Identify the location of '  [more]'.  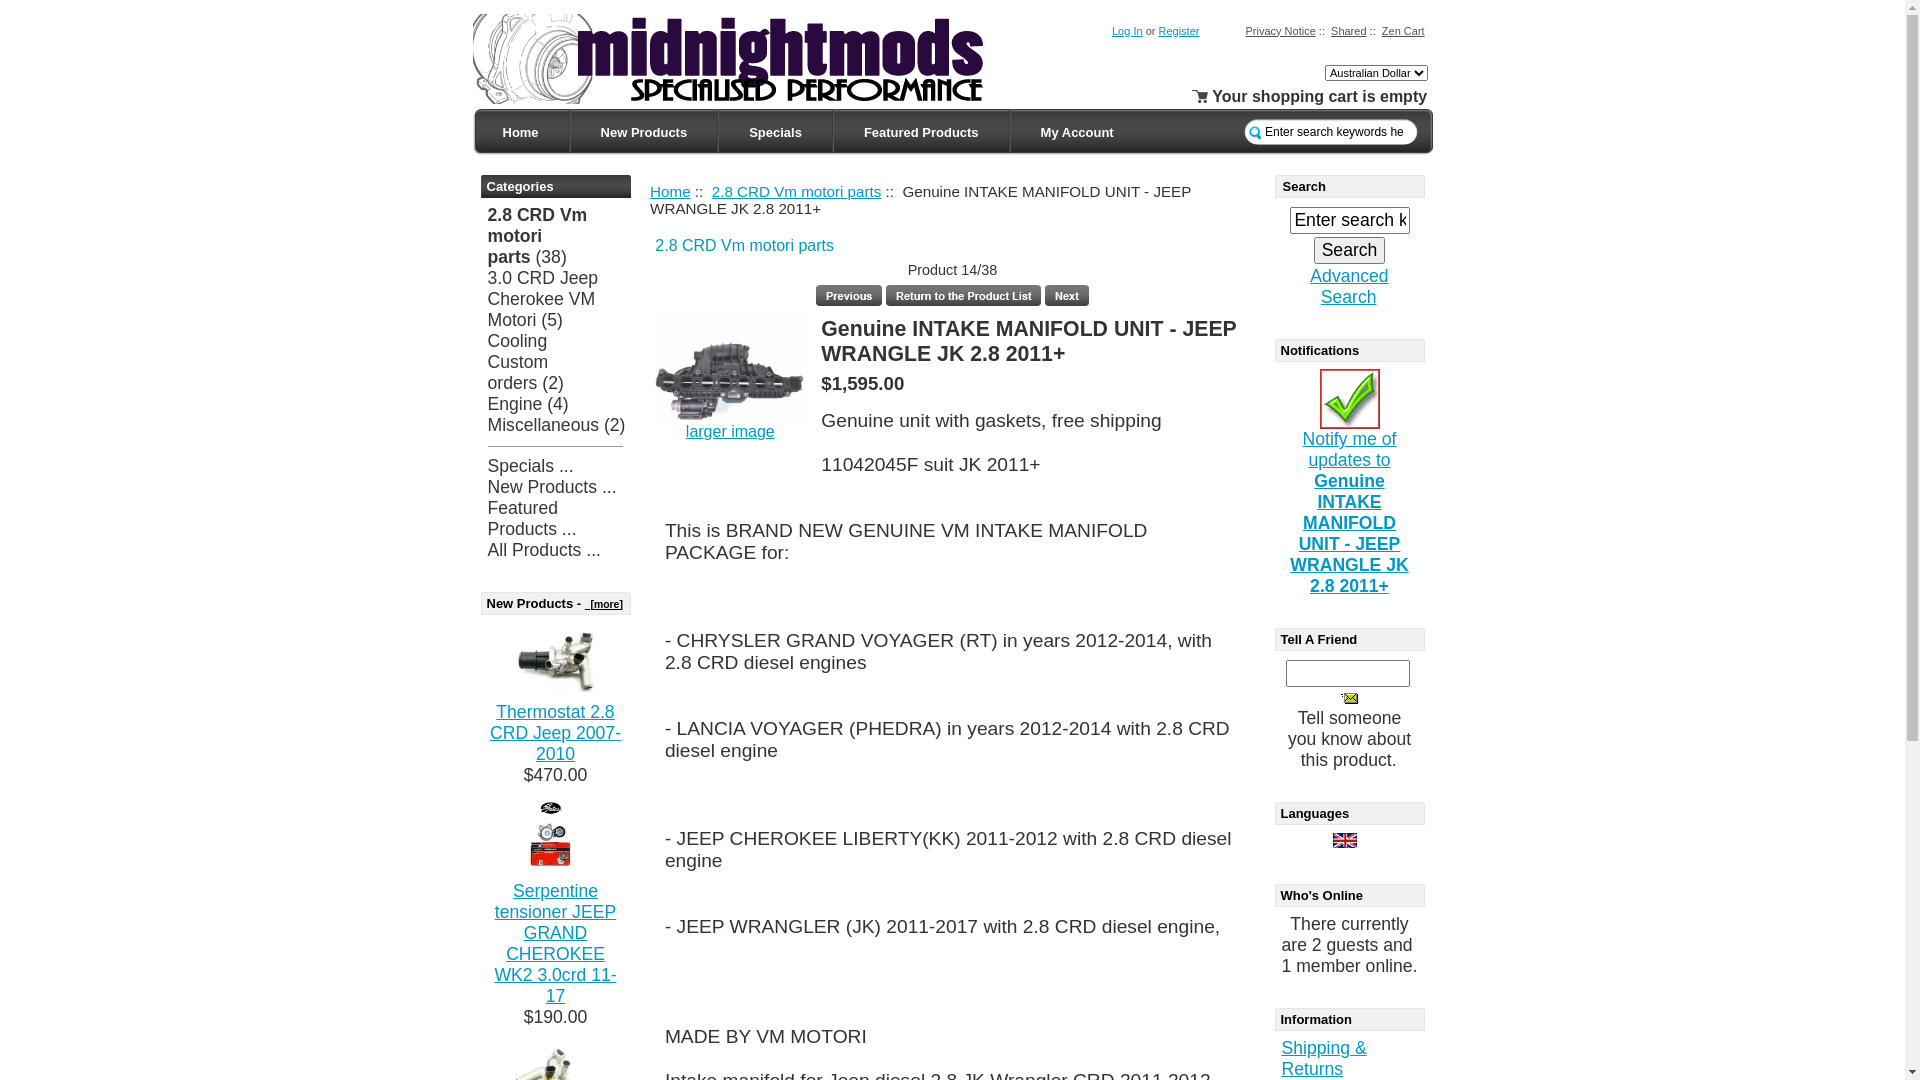
(603, 603).